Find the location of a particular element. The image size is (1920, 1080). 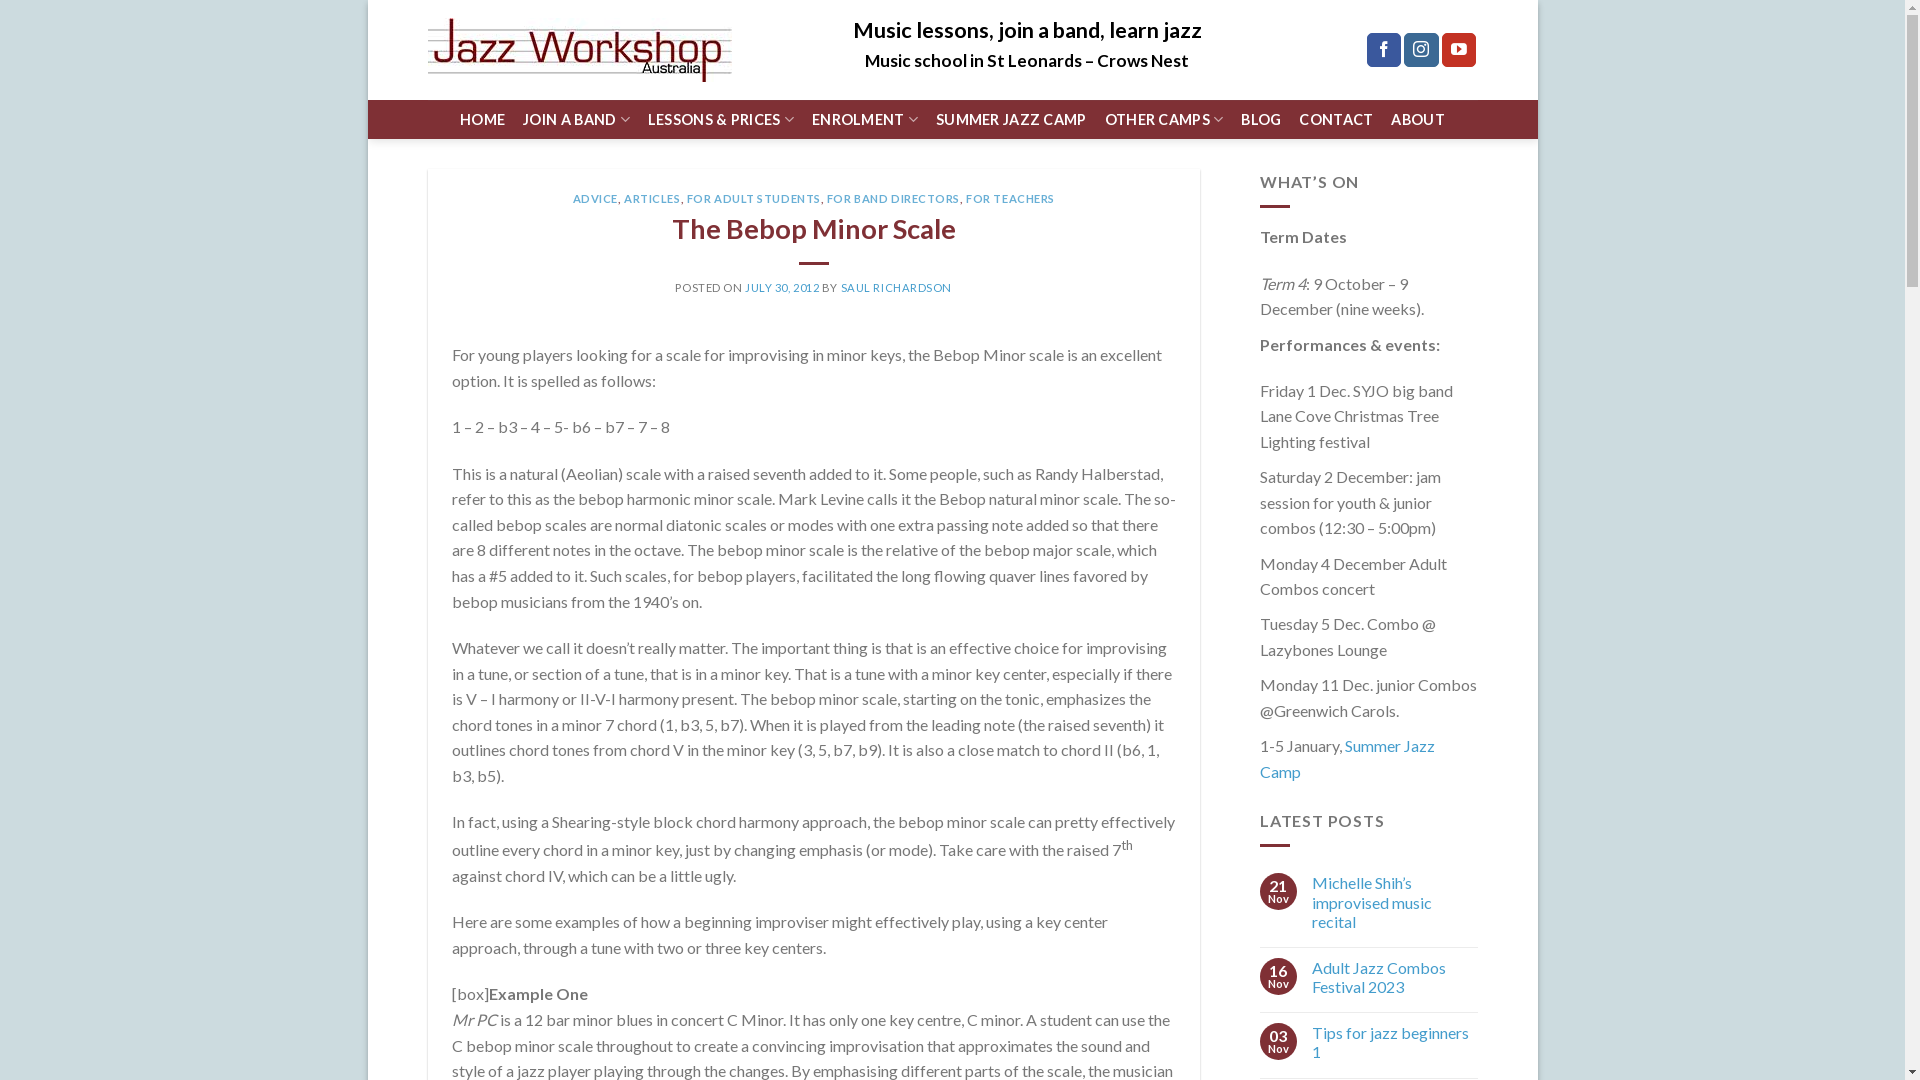

'ADVICE' is located at coordinates (594, 198).